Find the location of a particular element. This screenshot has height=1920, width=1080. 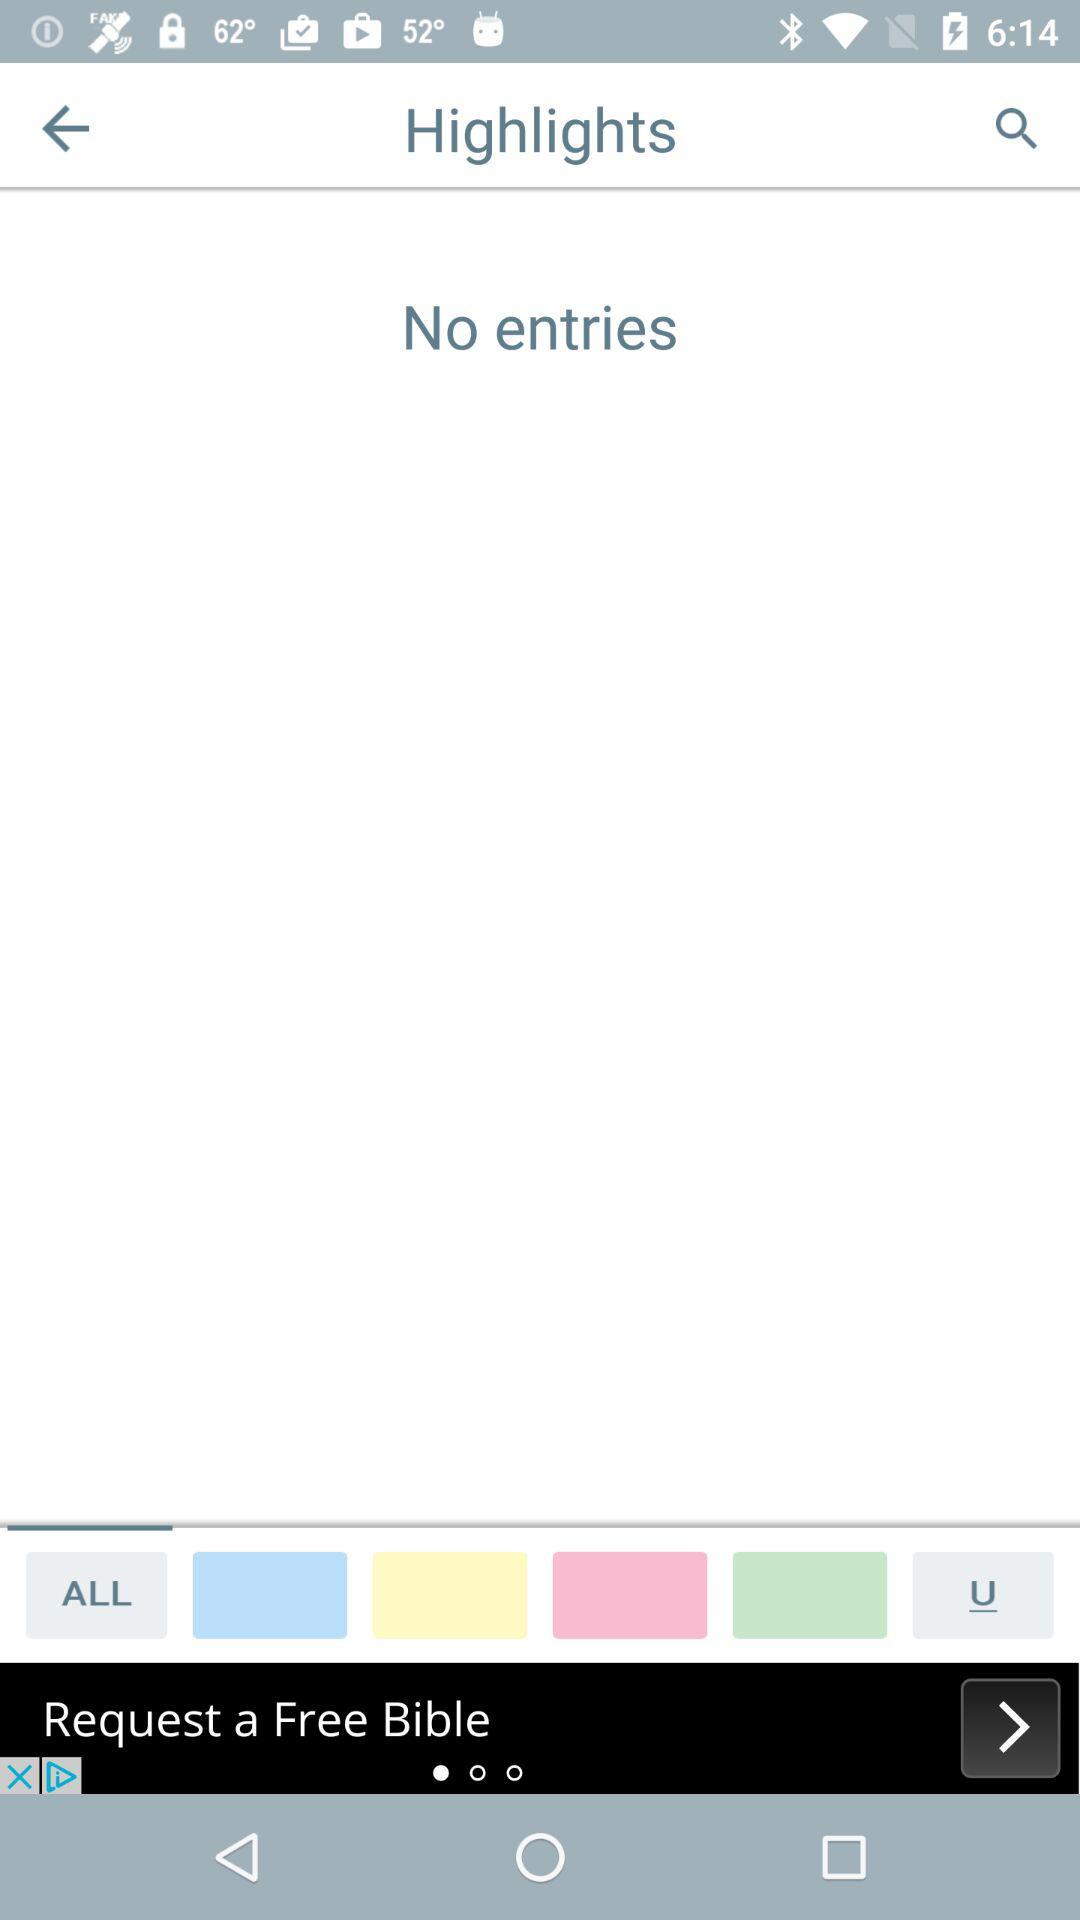

search is located at coordinates (1015, 127).